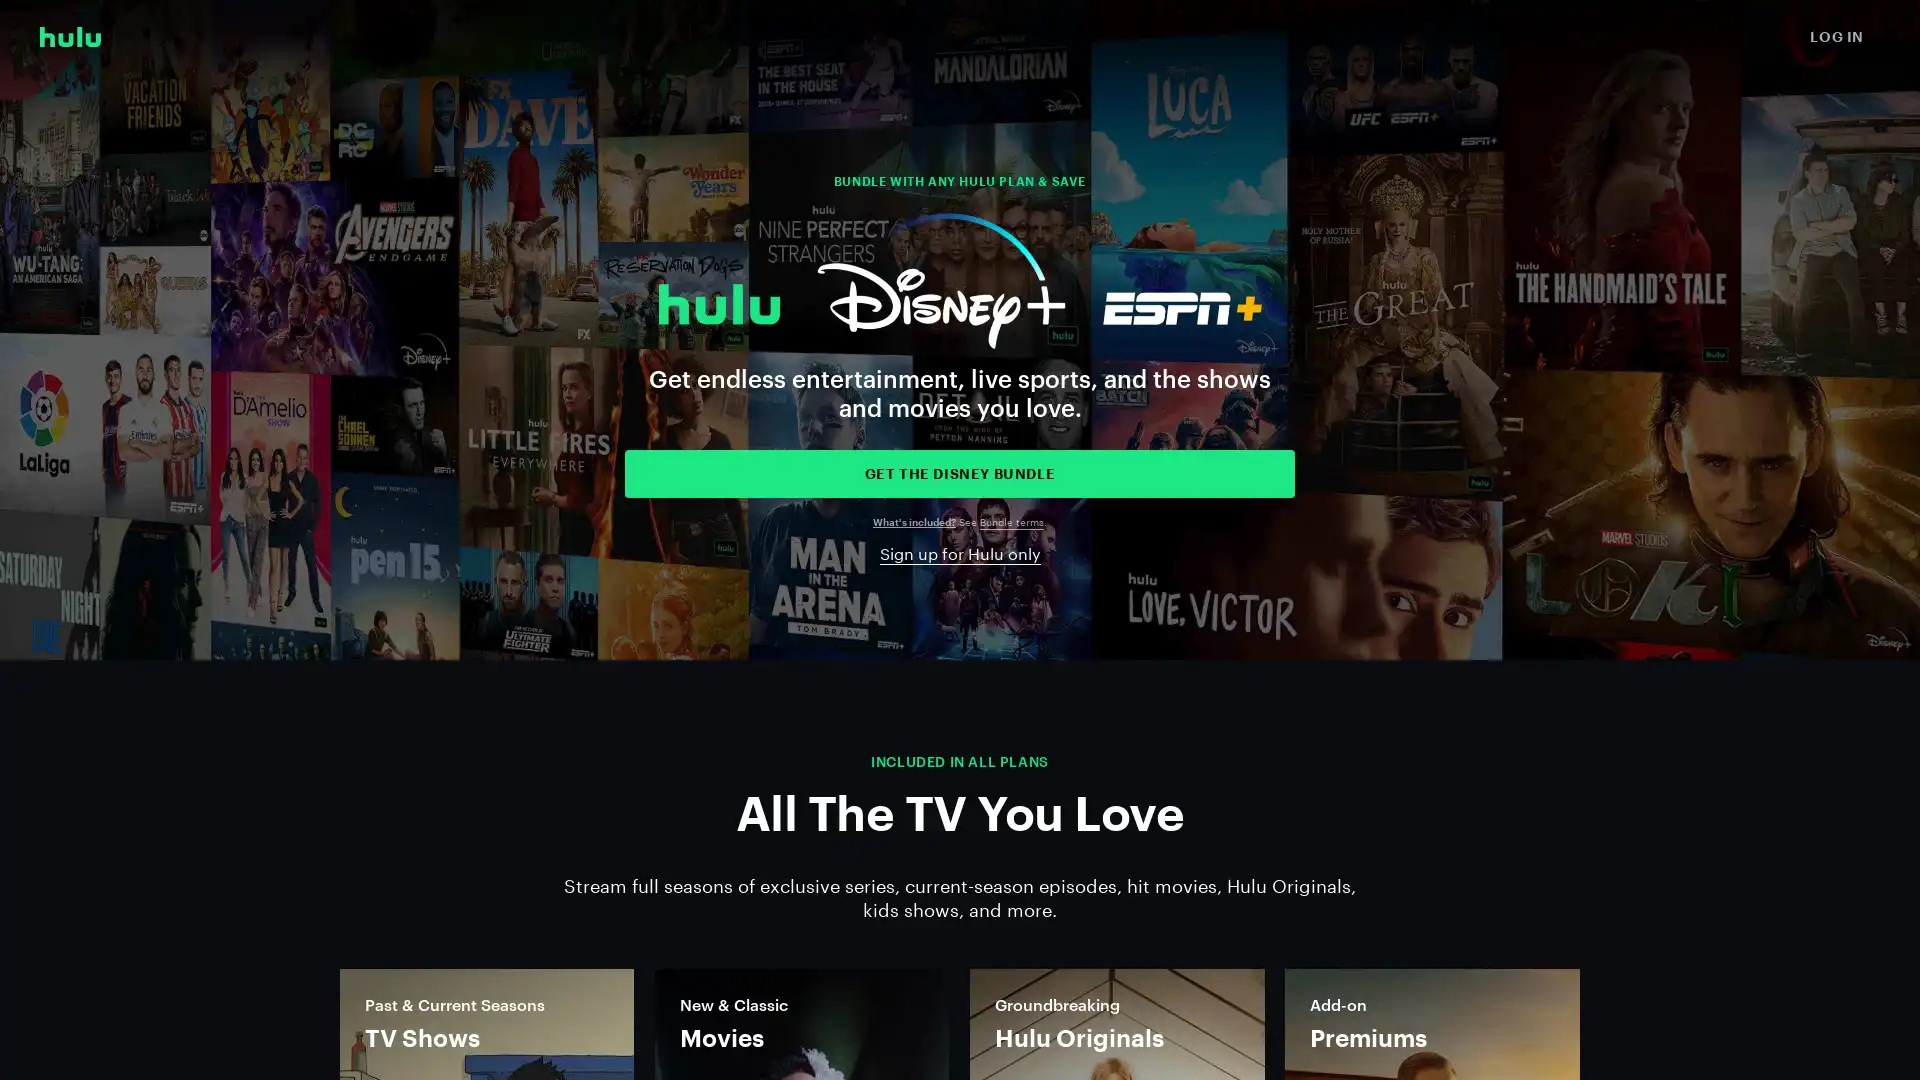 The height and width of the screenshot is (1080, 1920). What do you see at coordinates (960, 473) in the screenshot?
I see `GET THE DISNEY BUNDLE` at bounding box center [960, 473].